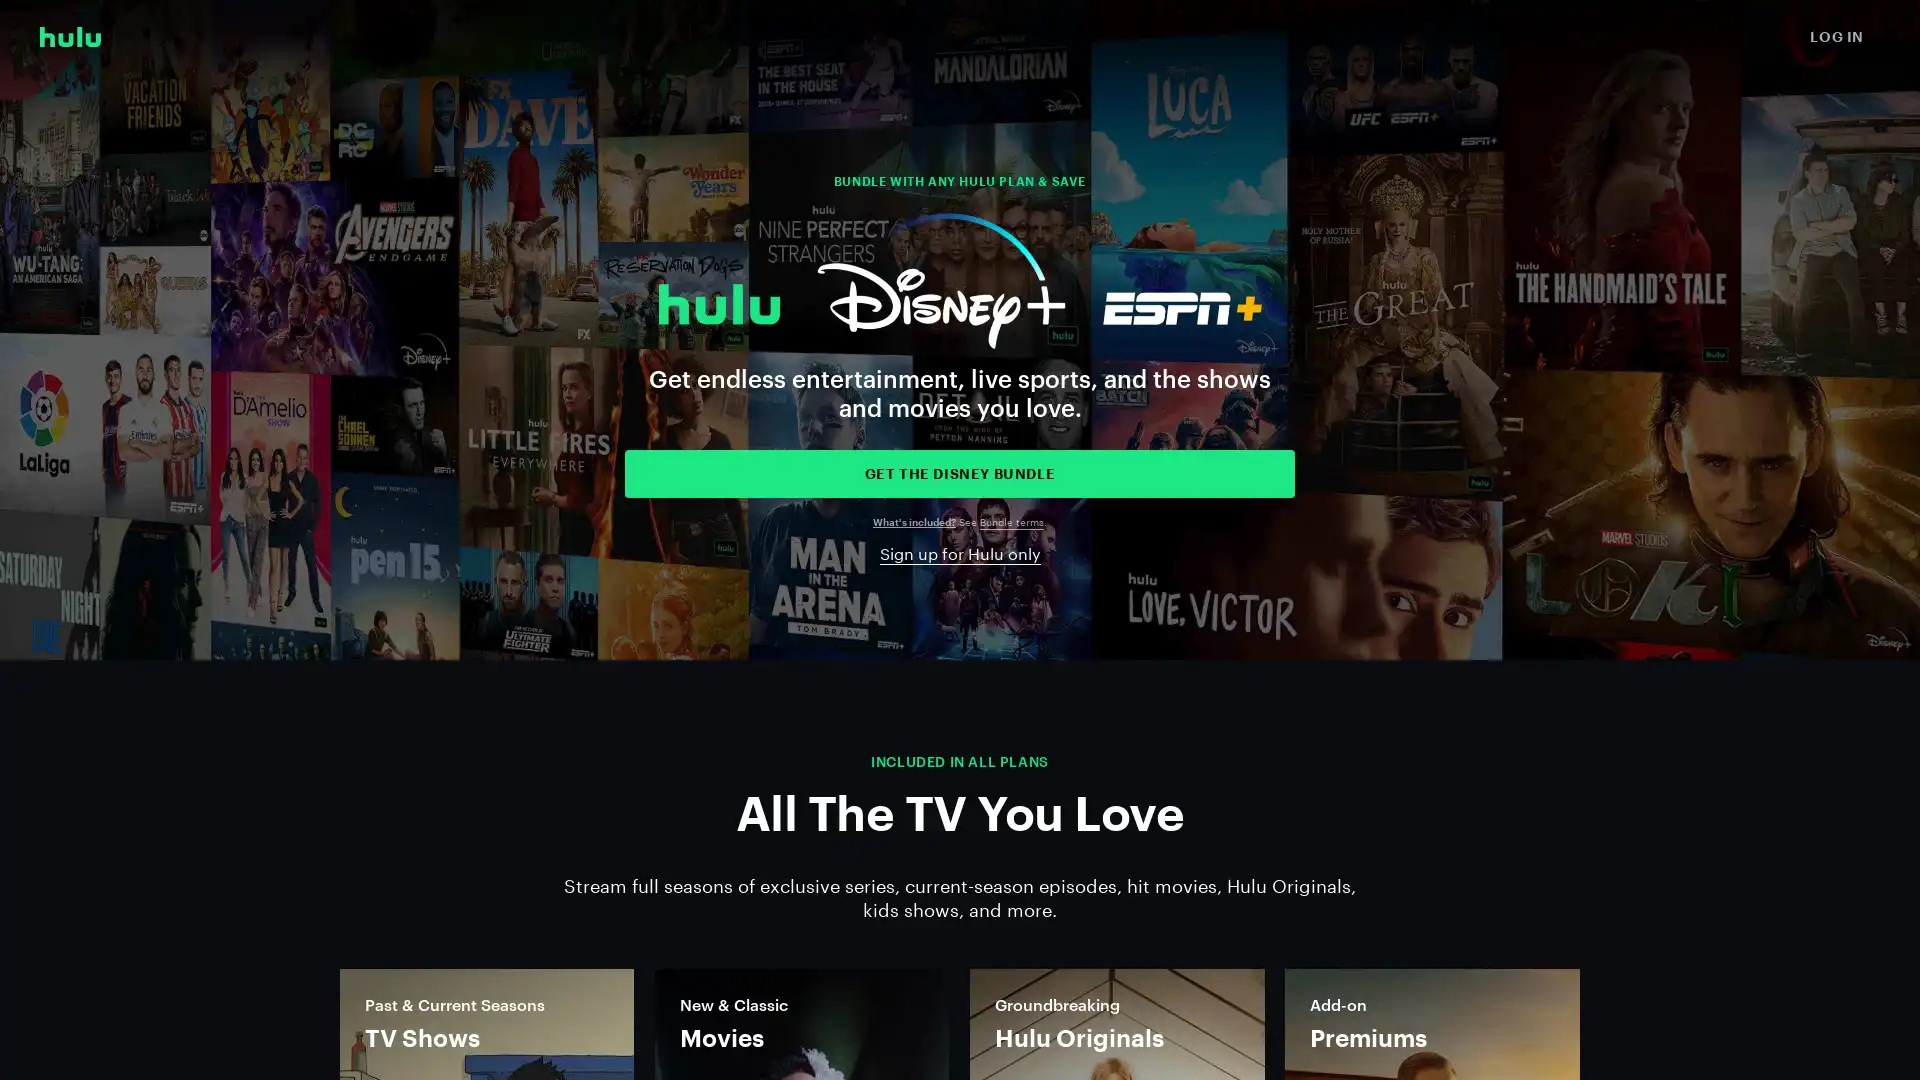 The height and width of the screenshot is (1080, 1920). What do you see at coordinates (960, 473) in the screenshot?
I see `GET THE DISNEY BUNDLE` at bounding box center [960, 473].